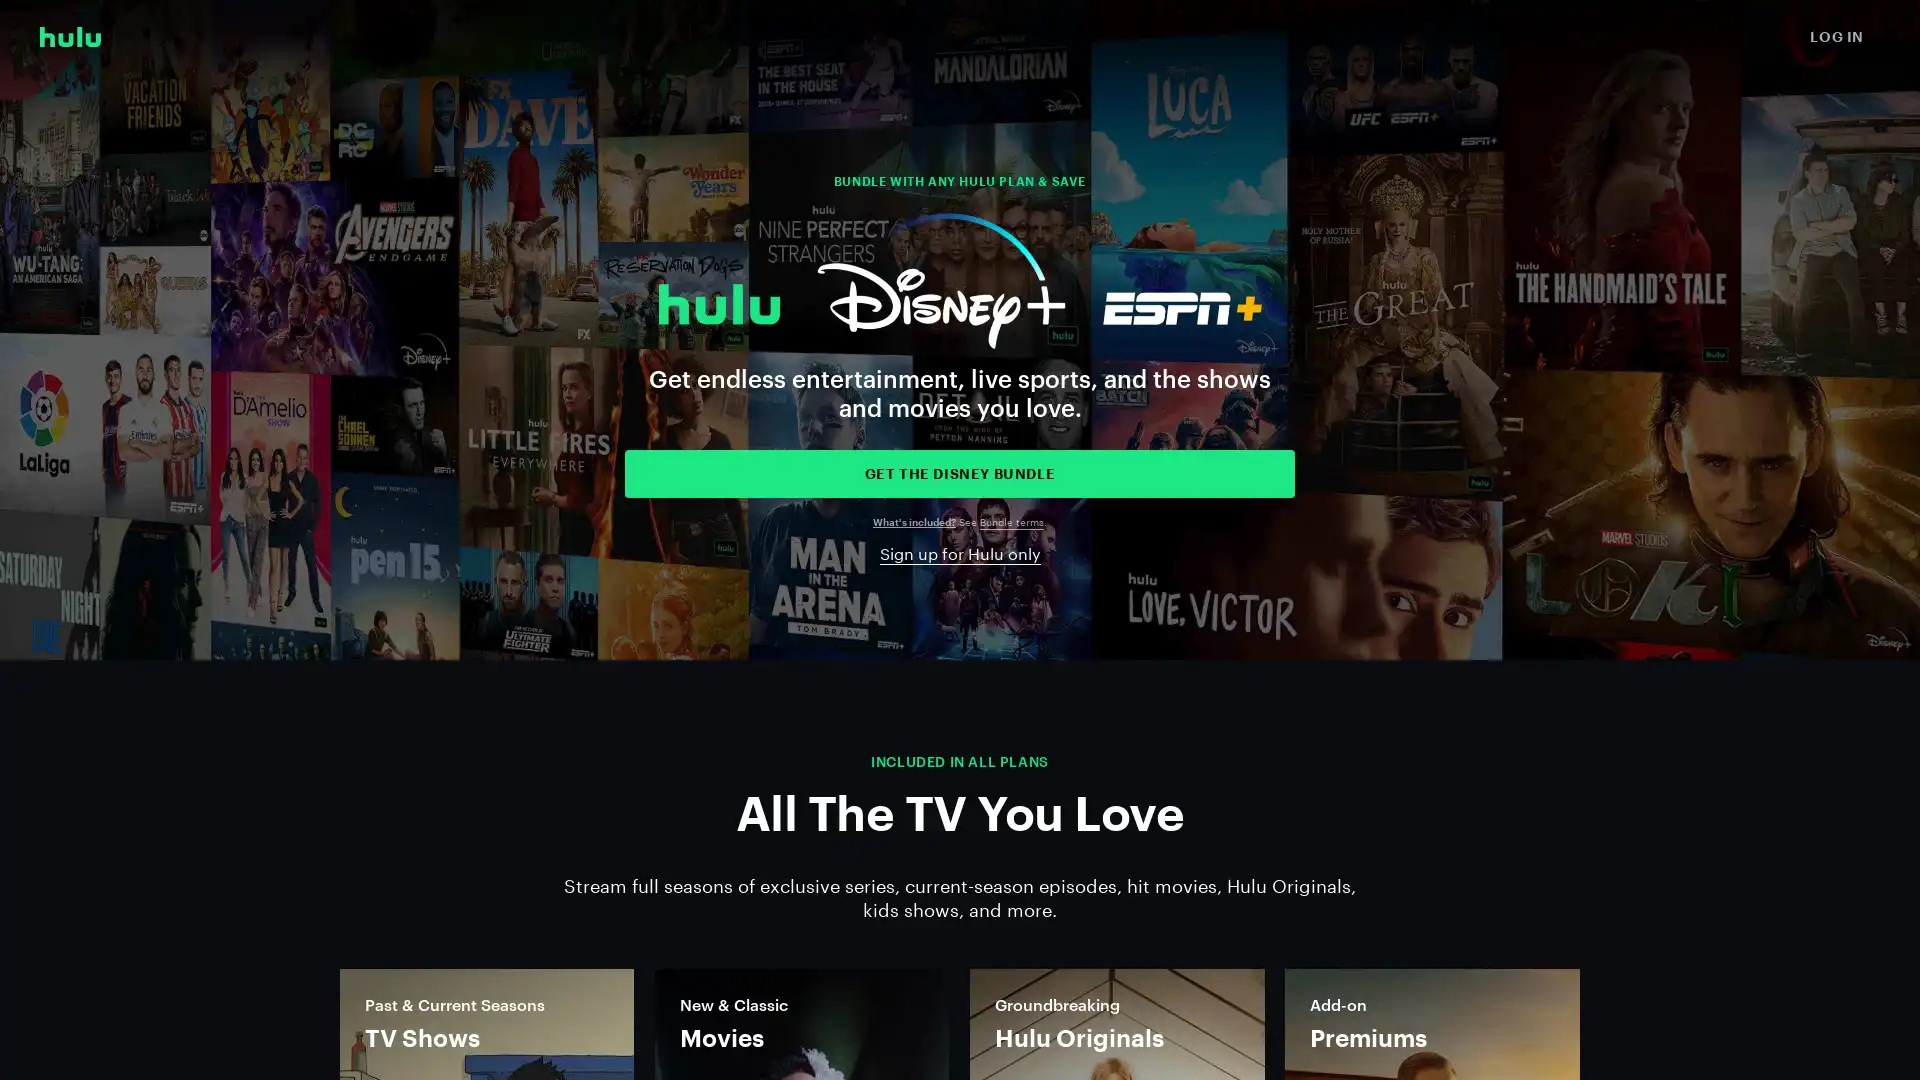 The height and width of the screenshot is (1080, 1920). What do you see at coordinates (960, 473) in the screenshot?
I see `GET THE DISNEY BUNDLE` at bounding box center [960, 473].